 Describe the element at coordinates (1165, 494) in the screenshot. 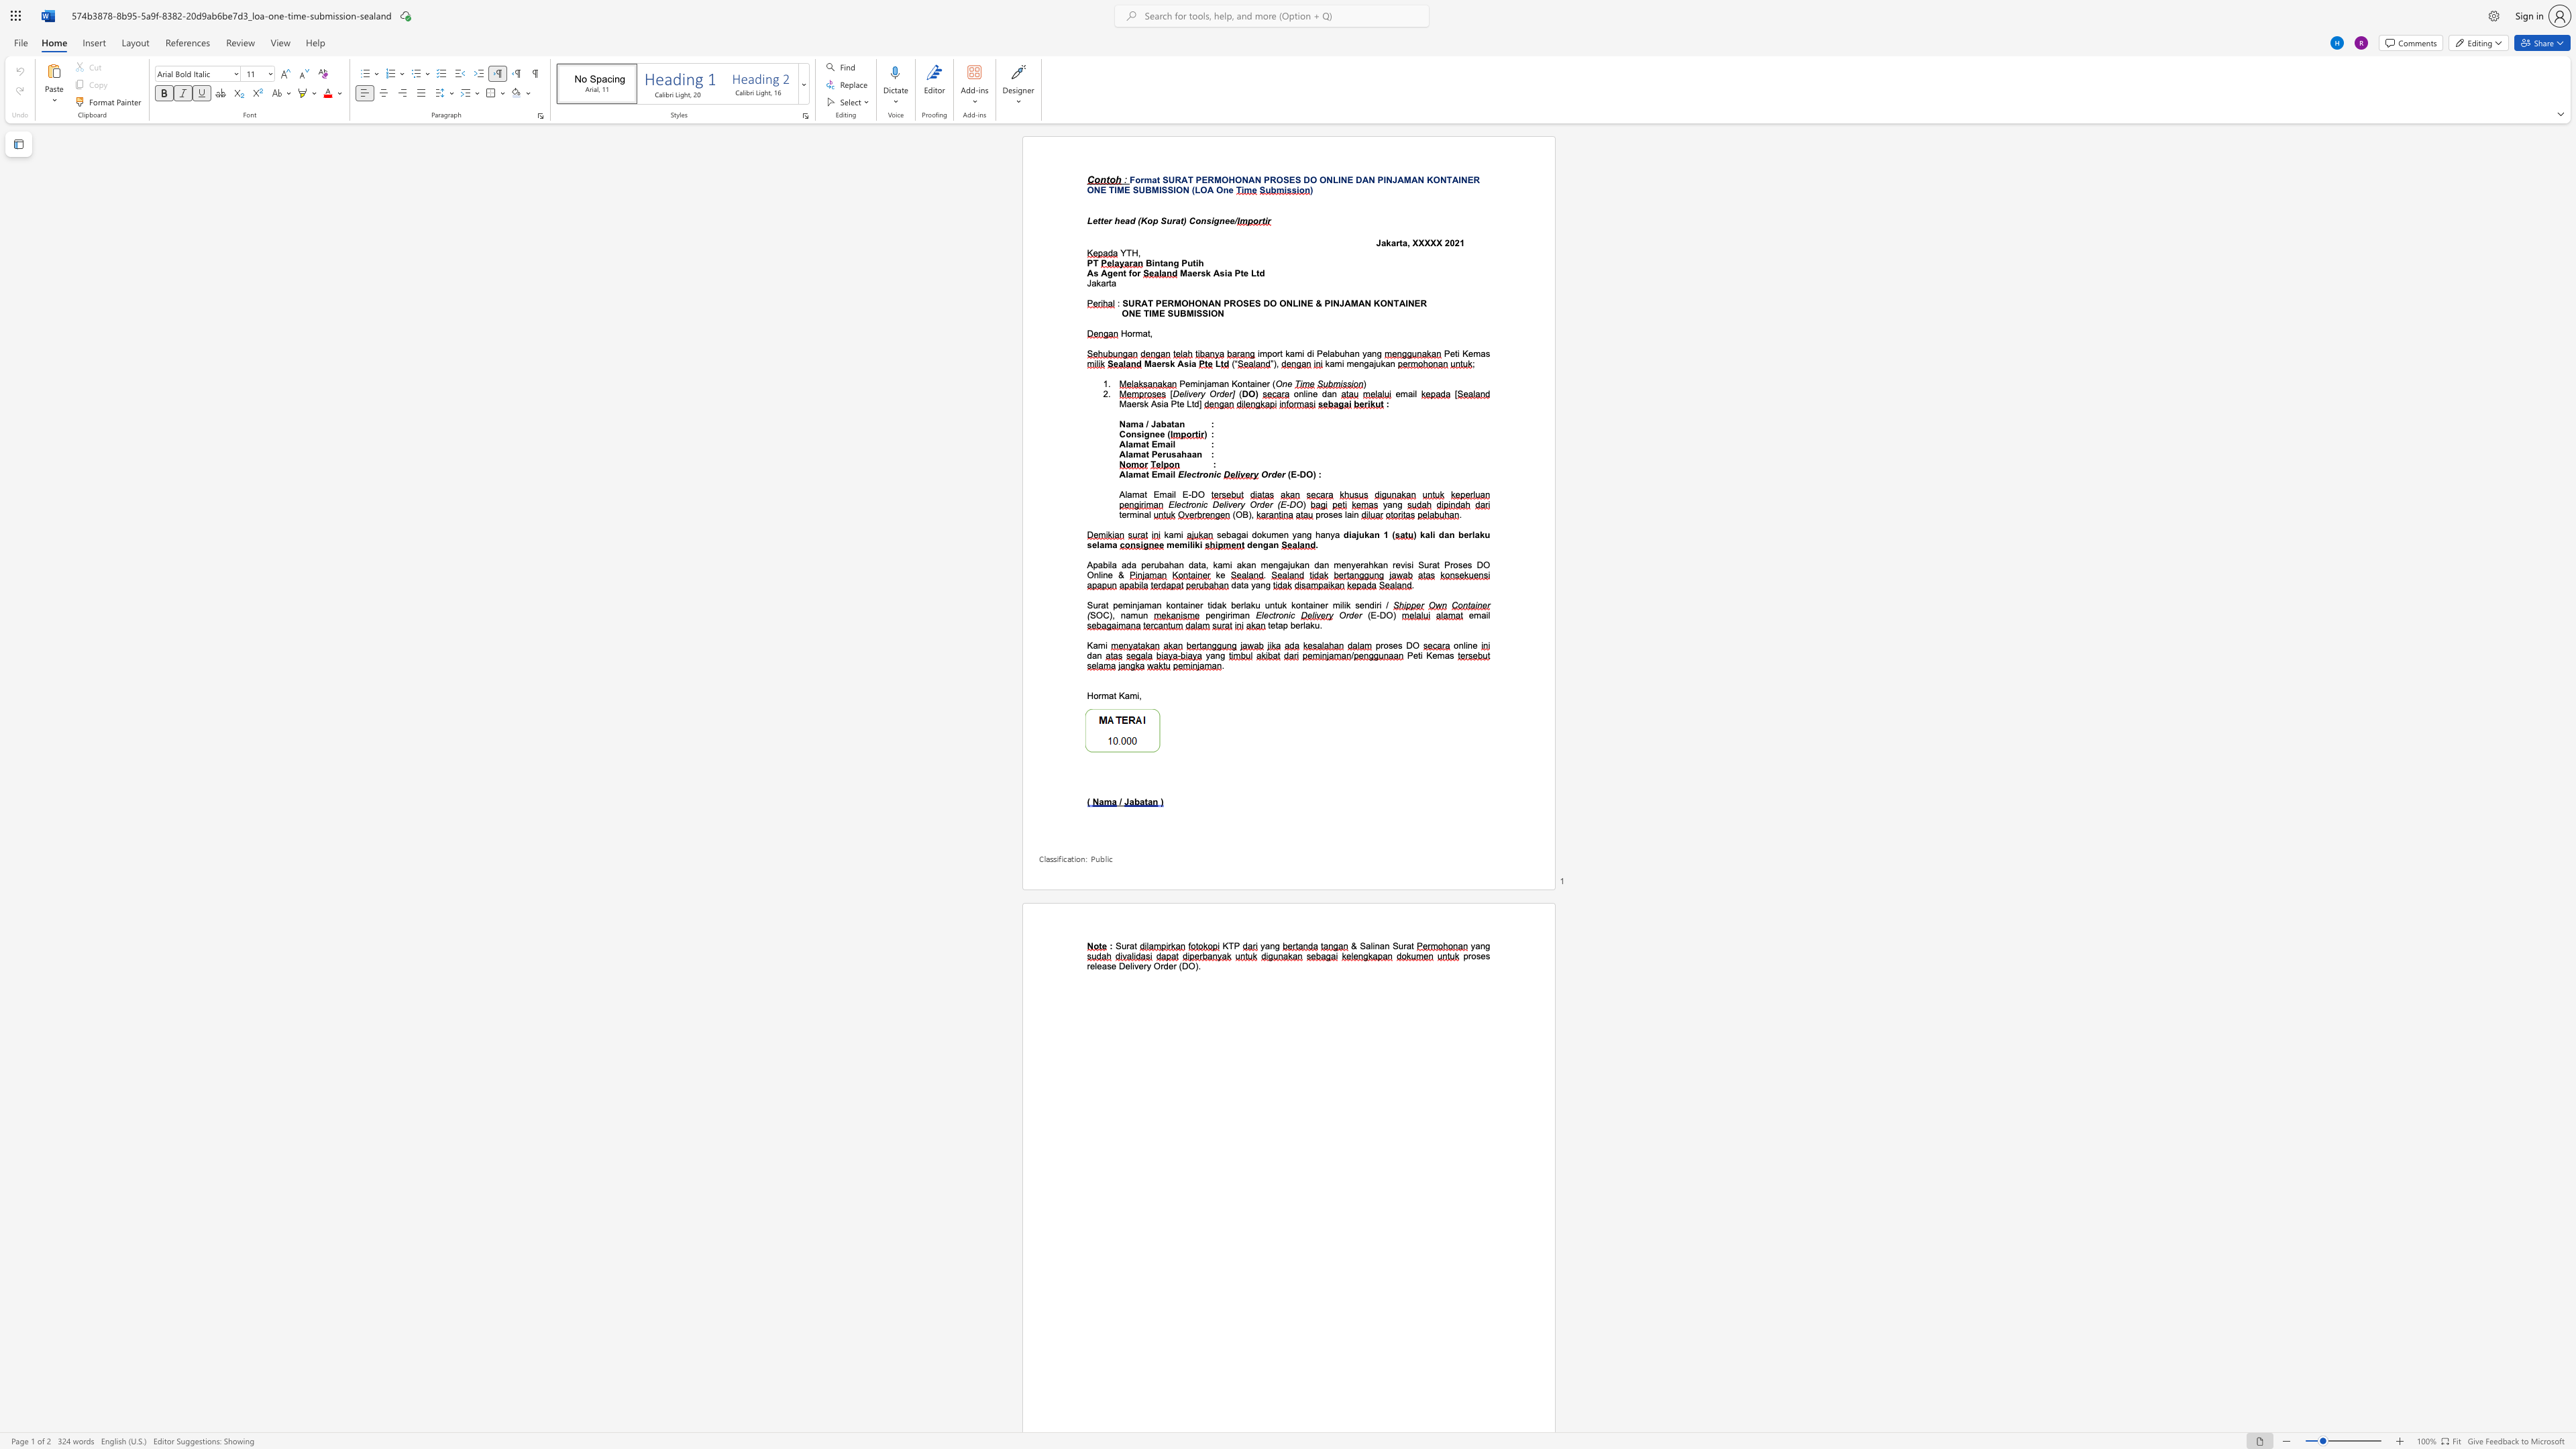

I see `the subset text "ail E-" within the text "Alamat Email E-DO"` at that location.